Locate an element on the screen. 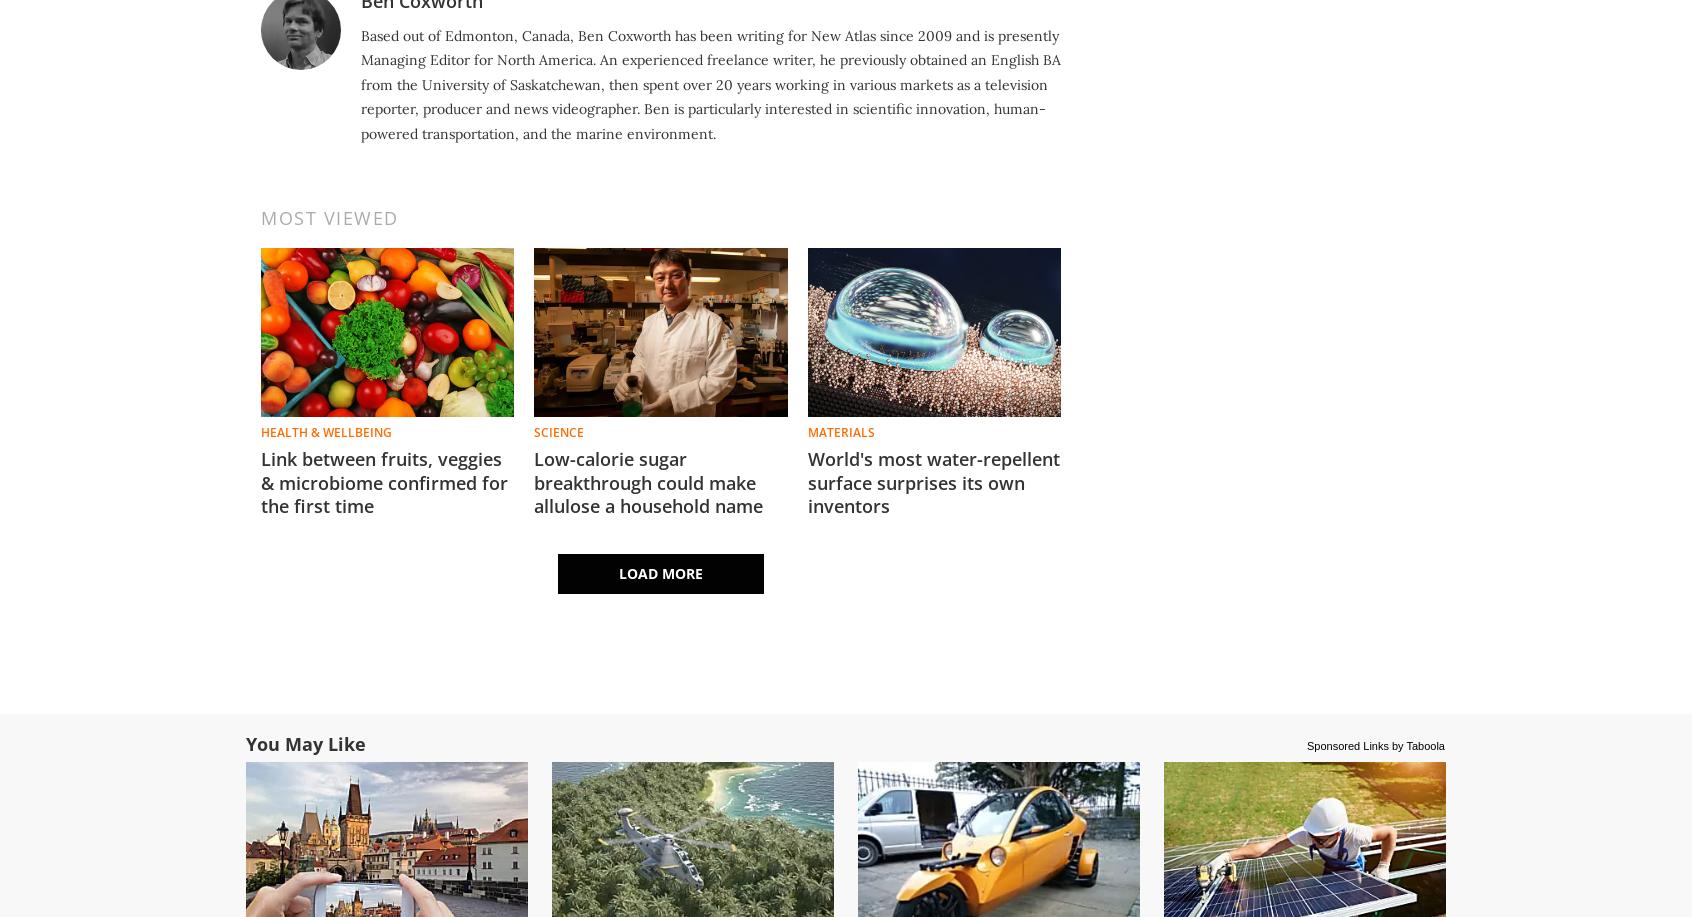 Image resolution: width=1692 pixels, height=917 pixels. 'Most Viewed' is located at coordinates (328, 216).